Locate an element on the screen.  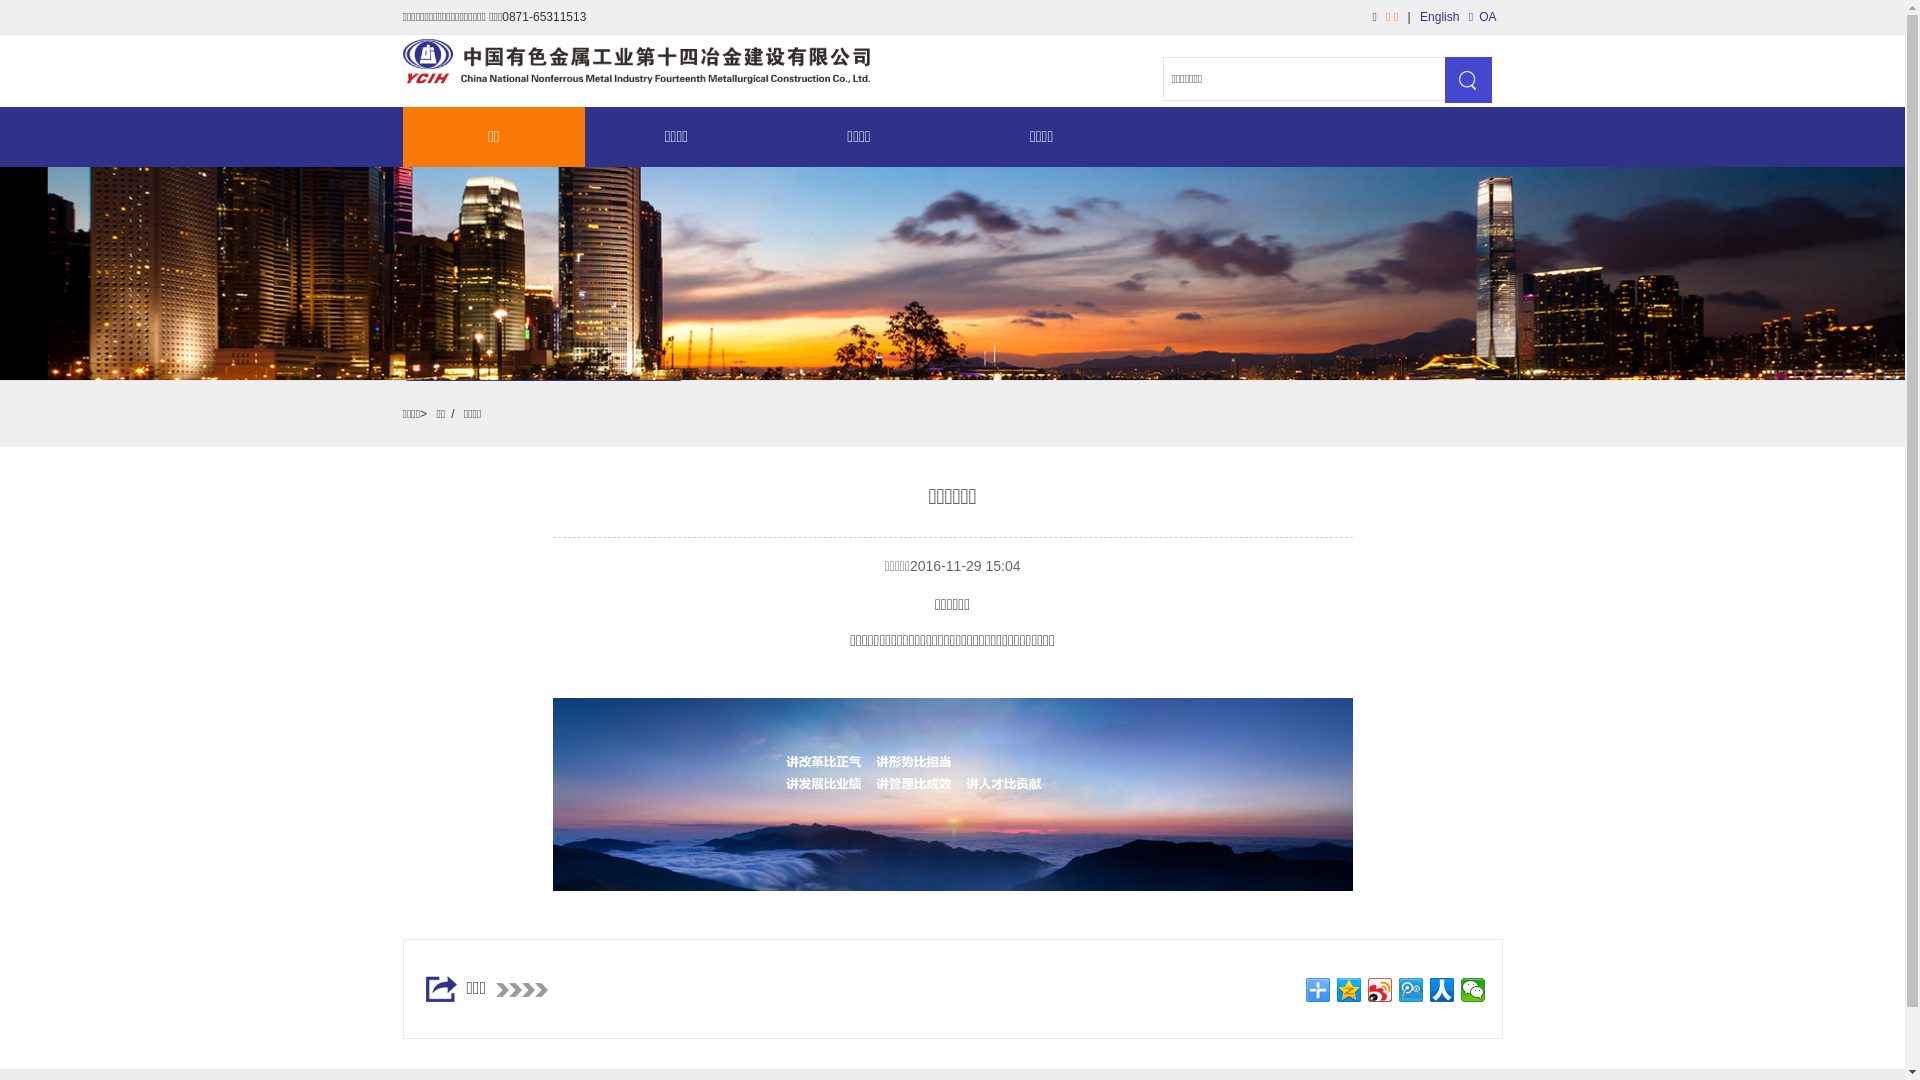
'English' is located at coordinates (1438, 16).